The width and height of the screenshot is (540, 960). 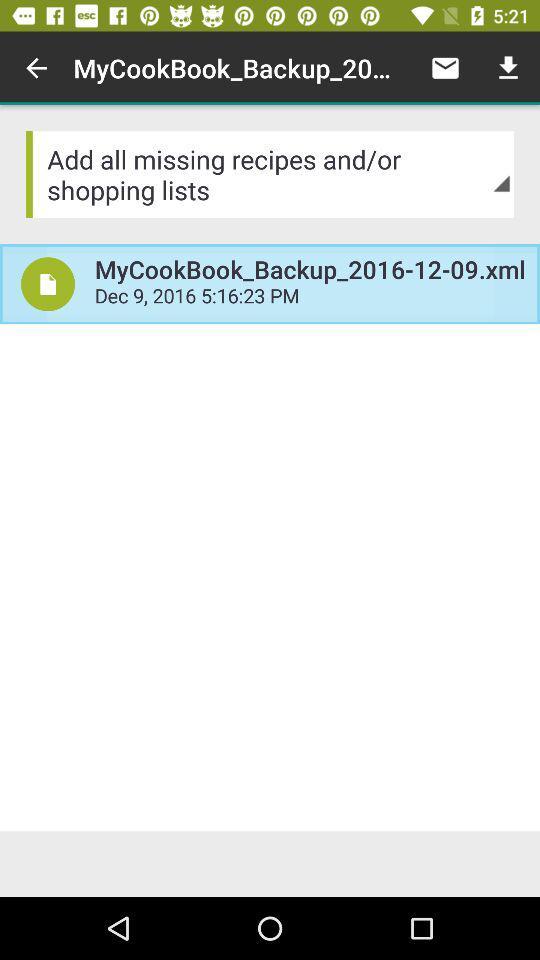 I want to click on item next to the mycookbook_backup_2016 12 09 icon, so click(x=36, y=68).